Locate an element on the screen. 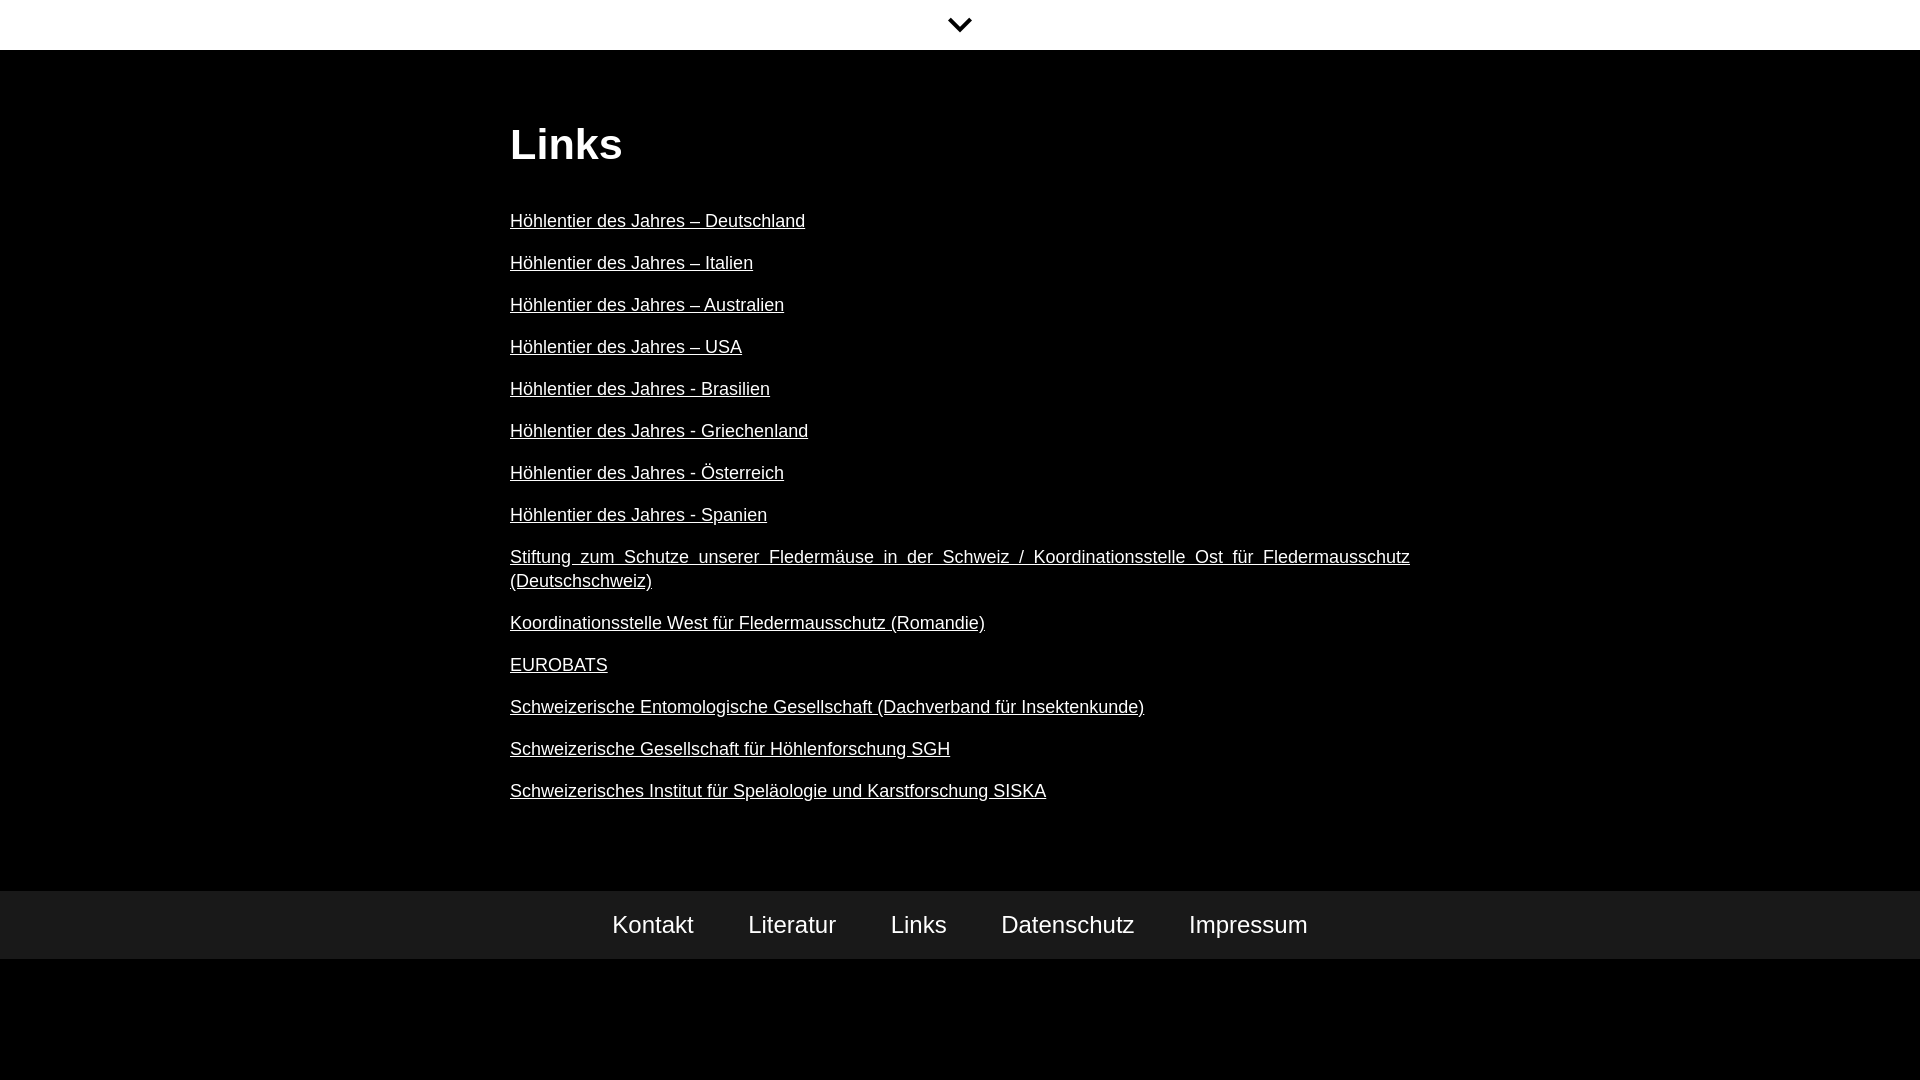  'Links' is located at coordinates (917, 925).